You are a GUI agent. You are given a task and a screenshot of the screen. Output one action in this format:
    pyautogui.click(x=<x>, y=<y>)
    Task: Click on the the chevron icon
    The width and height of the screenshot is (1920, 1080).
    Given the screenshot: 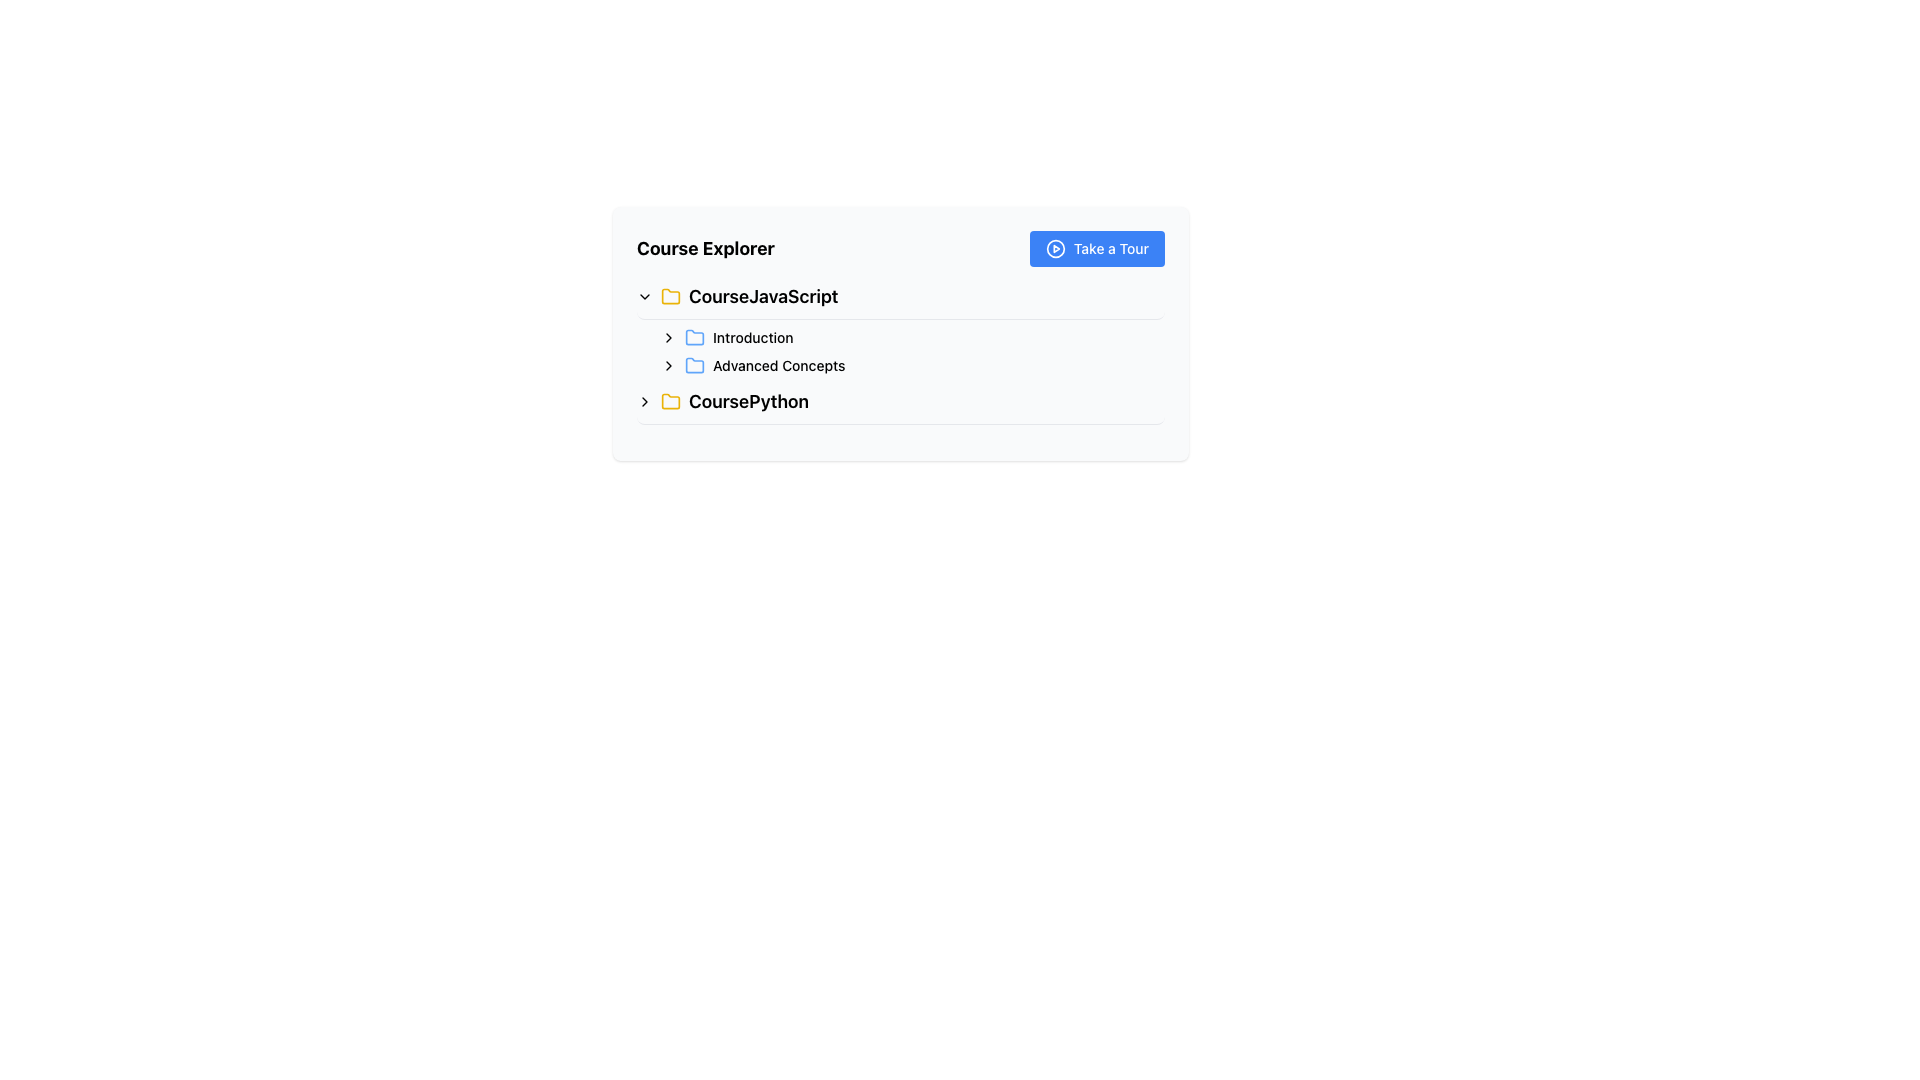 What is the action you would take?
    pyautogui.click(x=668, y=337)
    